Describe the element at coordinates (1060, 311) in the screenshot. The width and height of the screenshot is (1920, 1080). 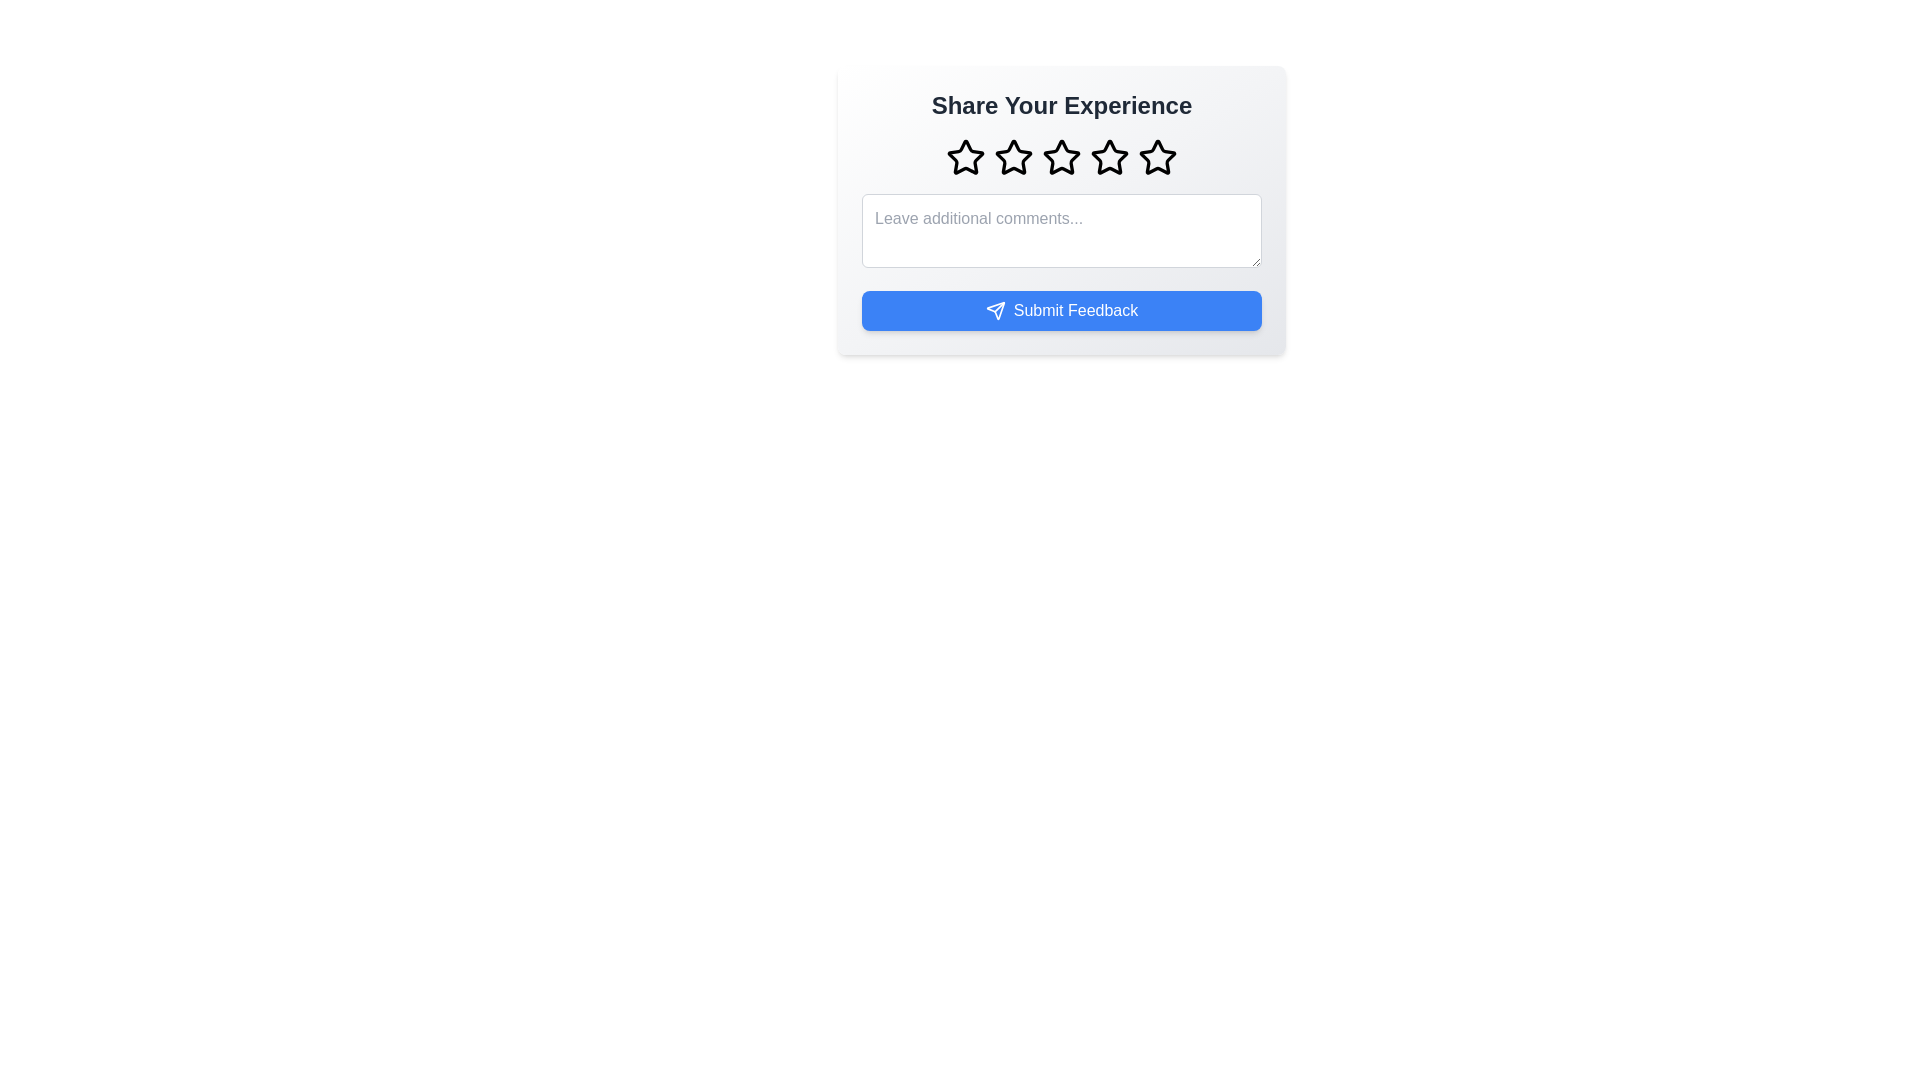
I see `the 'Submit Feedback' button with a blue background and white text` at that location.